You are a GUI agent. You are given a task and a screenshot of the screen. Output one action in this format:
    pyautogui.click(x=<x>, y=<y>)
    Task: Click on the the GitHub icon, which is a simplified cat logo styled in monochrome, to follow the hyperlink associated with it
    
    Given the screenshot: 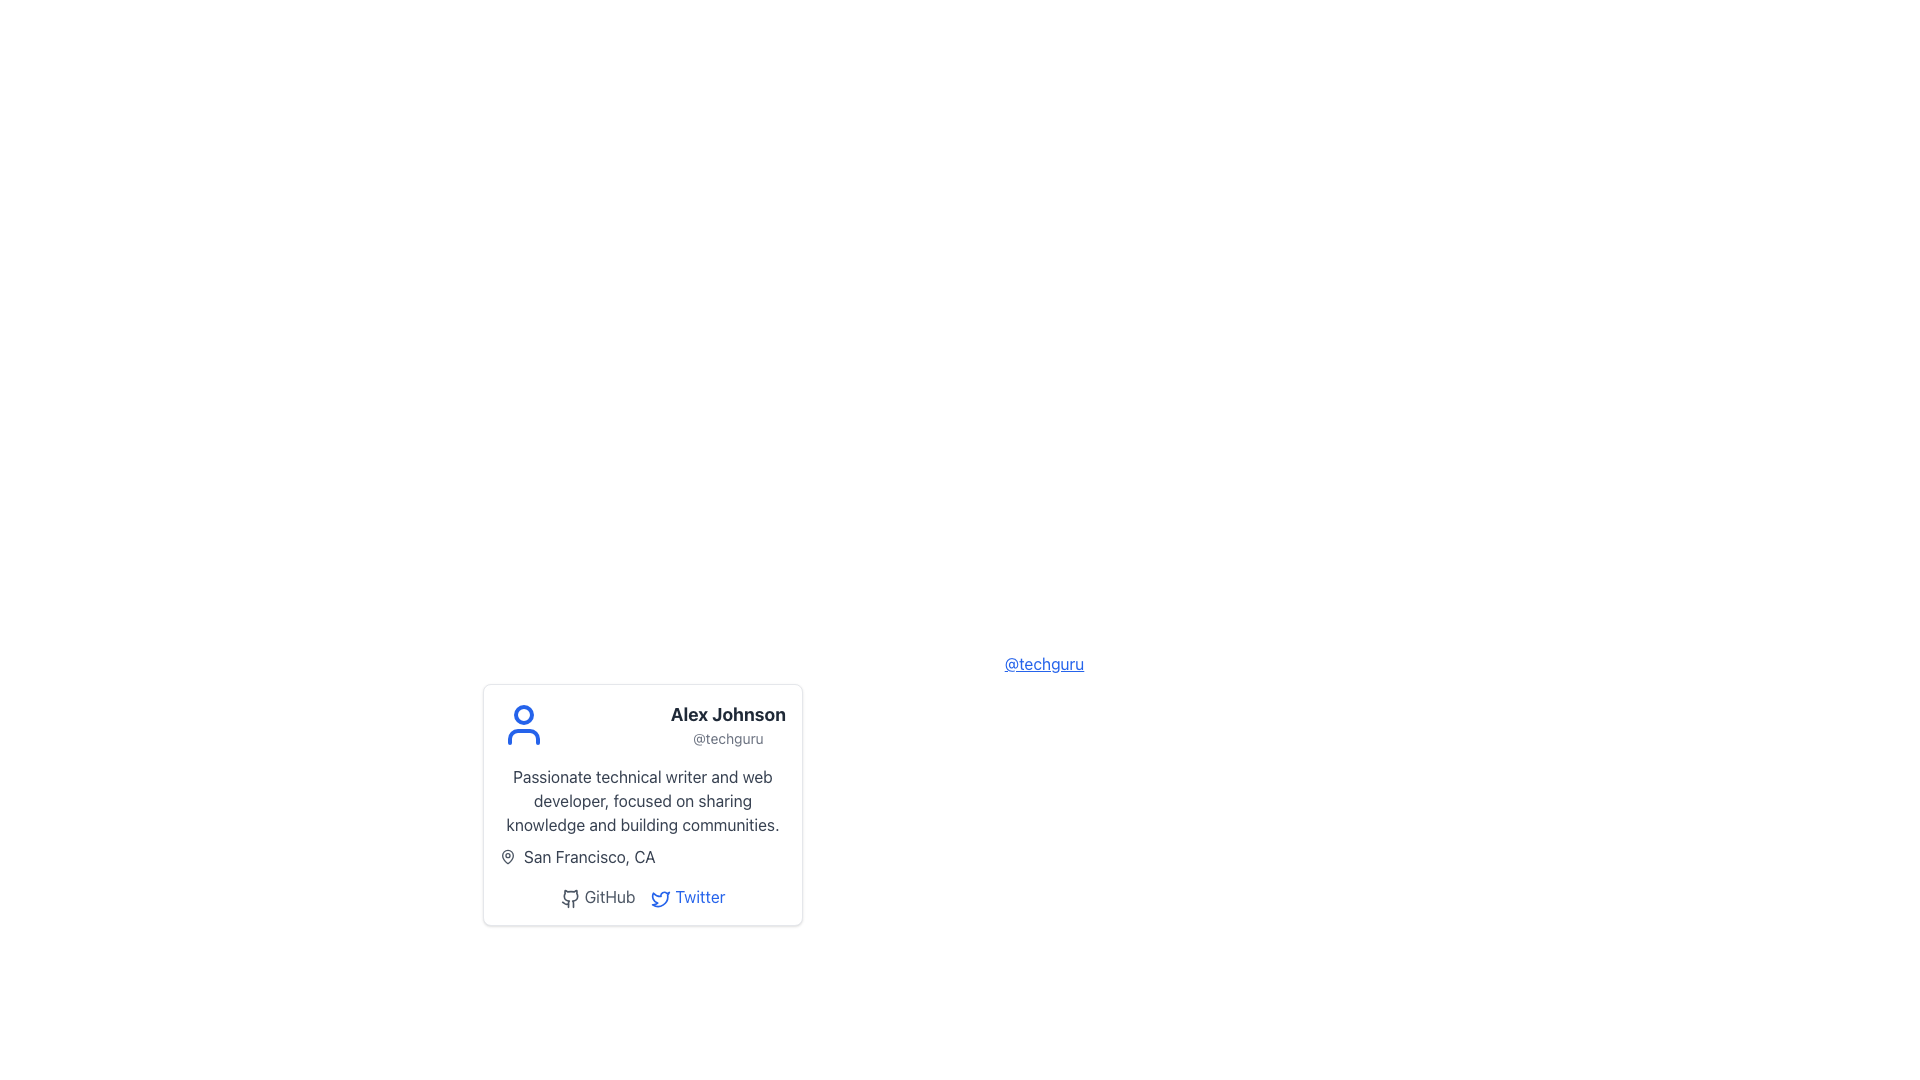 What is the action you would take?
    pyautogui.click(x=569, y=897)
    